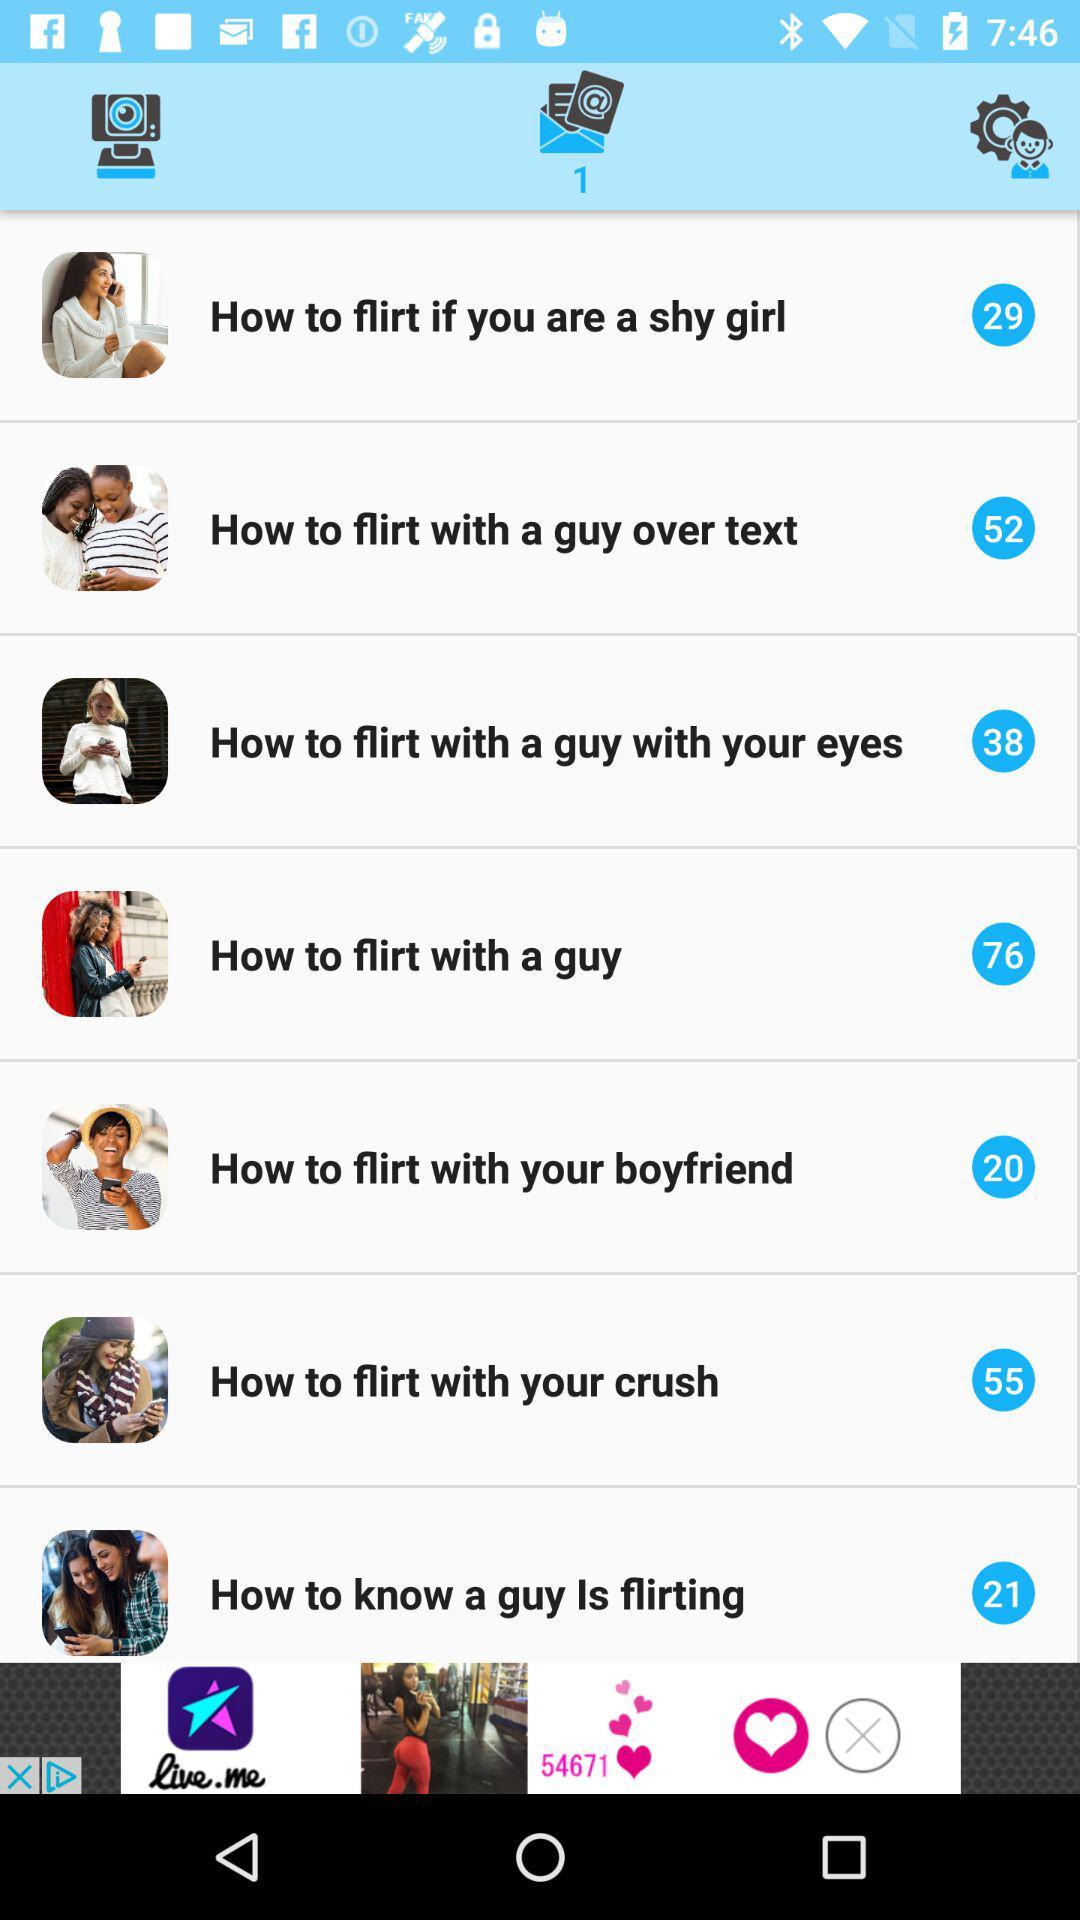 The image size is (1080, 1920). Describe the element at coordinates (104, 314) in the screenshot. I see `the first image which is on the left` at that location.